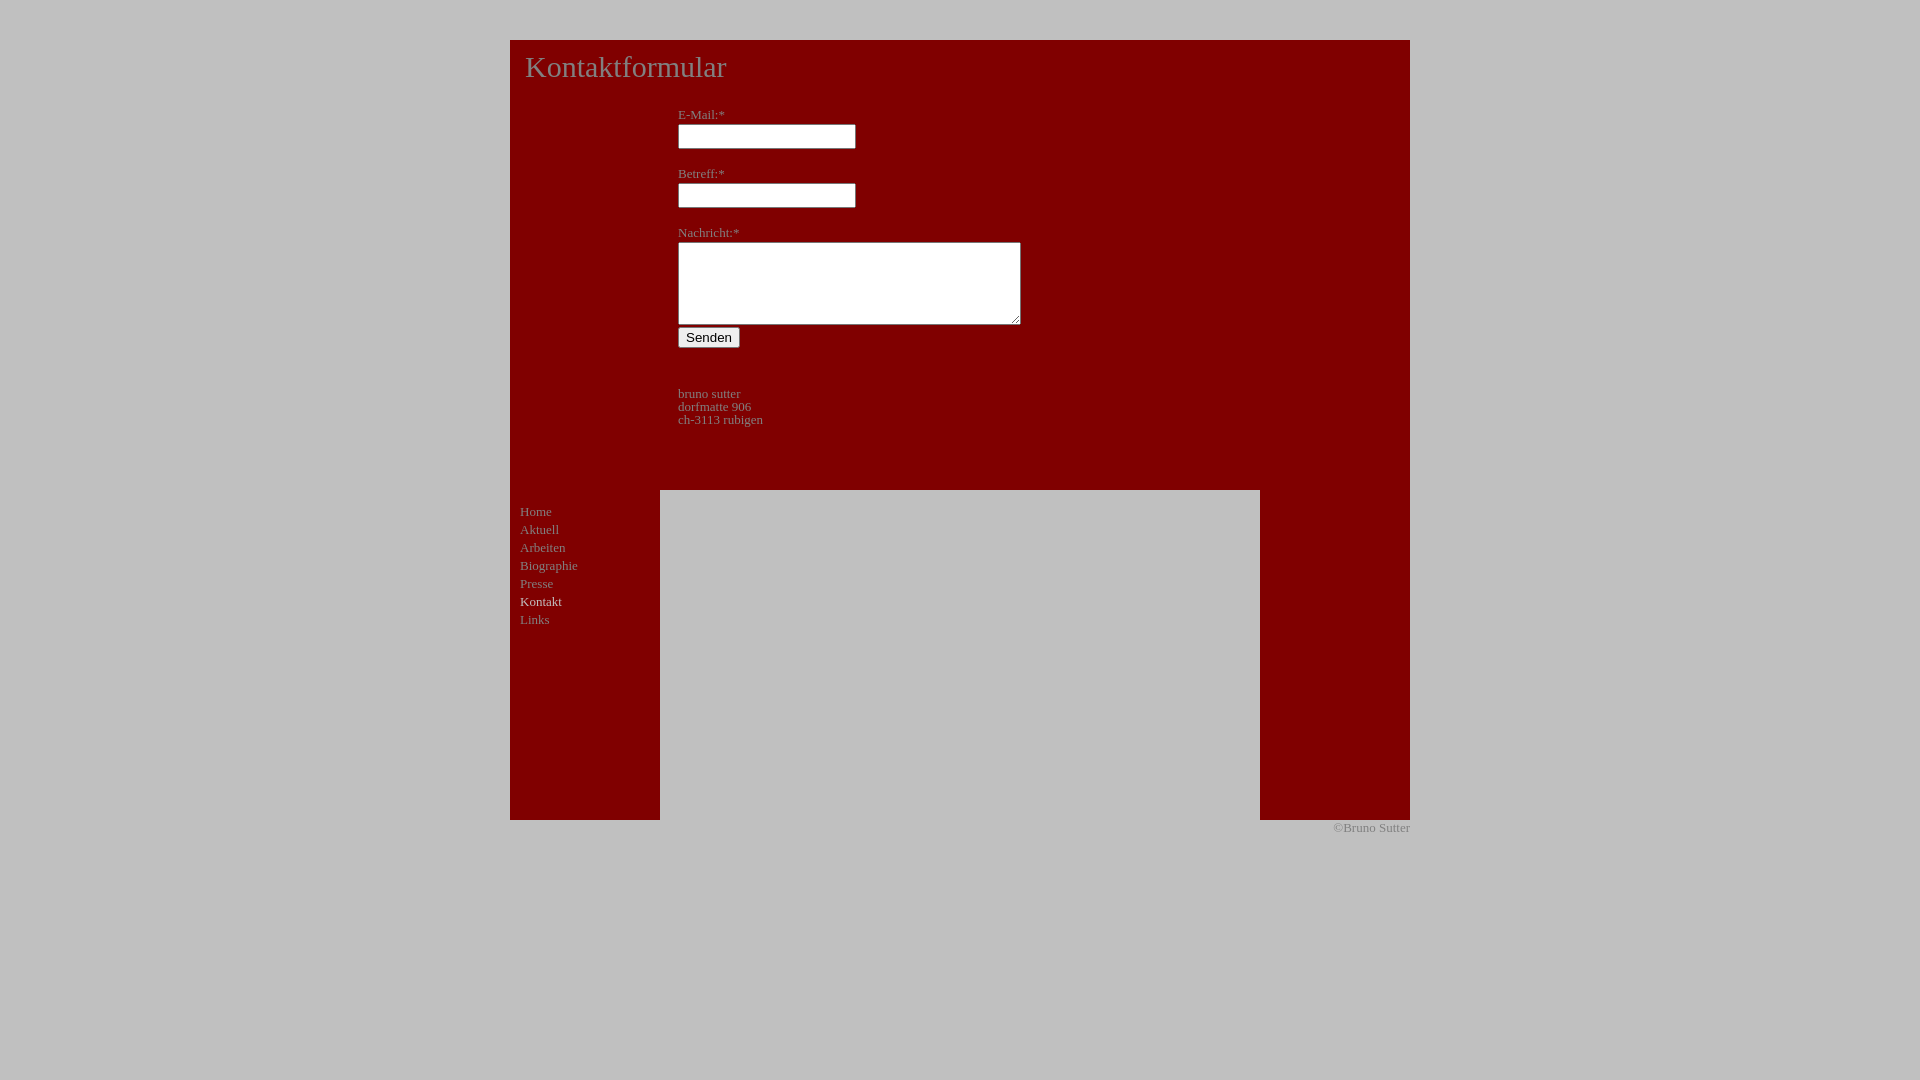  Describe the element at coordinates (509, 641) in the screenshot. I see `' '` at that location.